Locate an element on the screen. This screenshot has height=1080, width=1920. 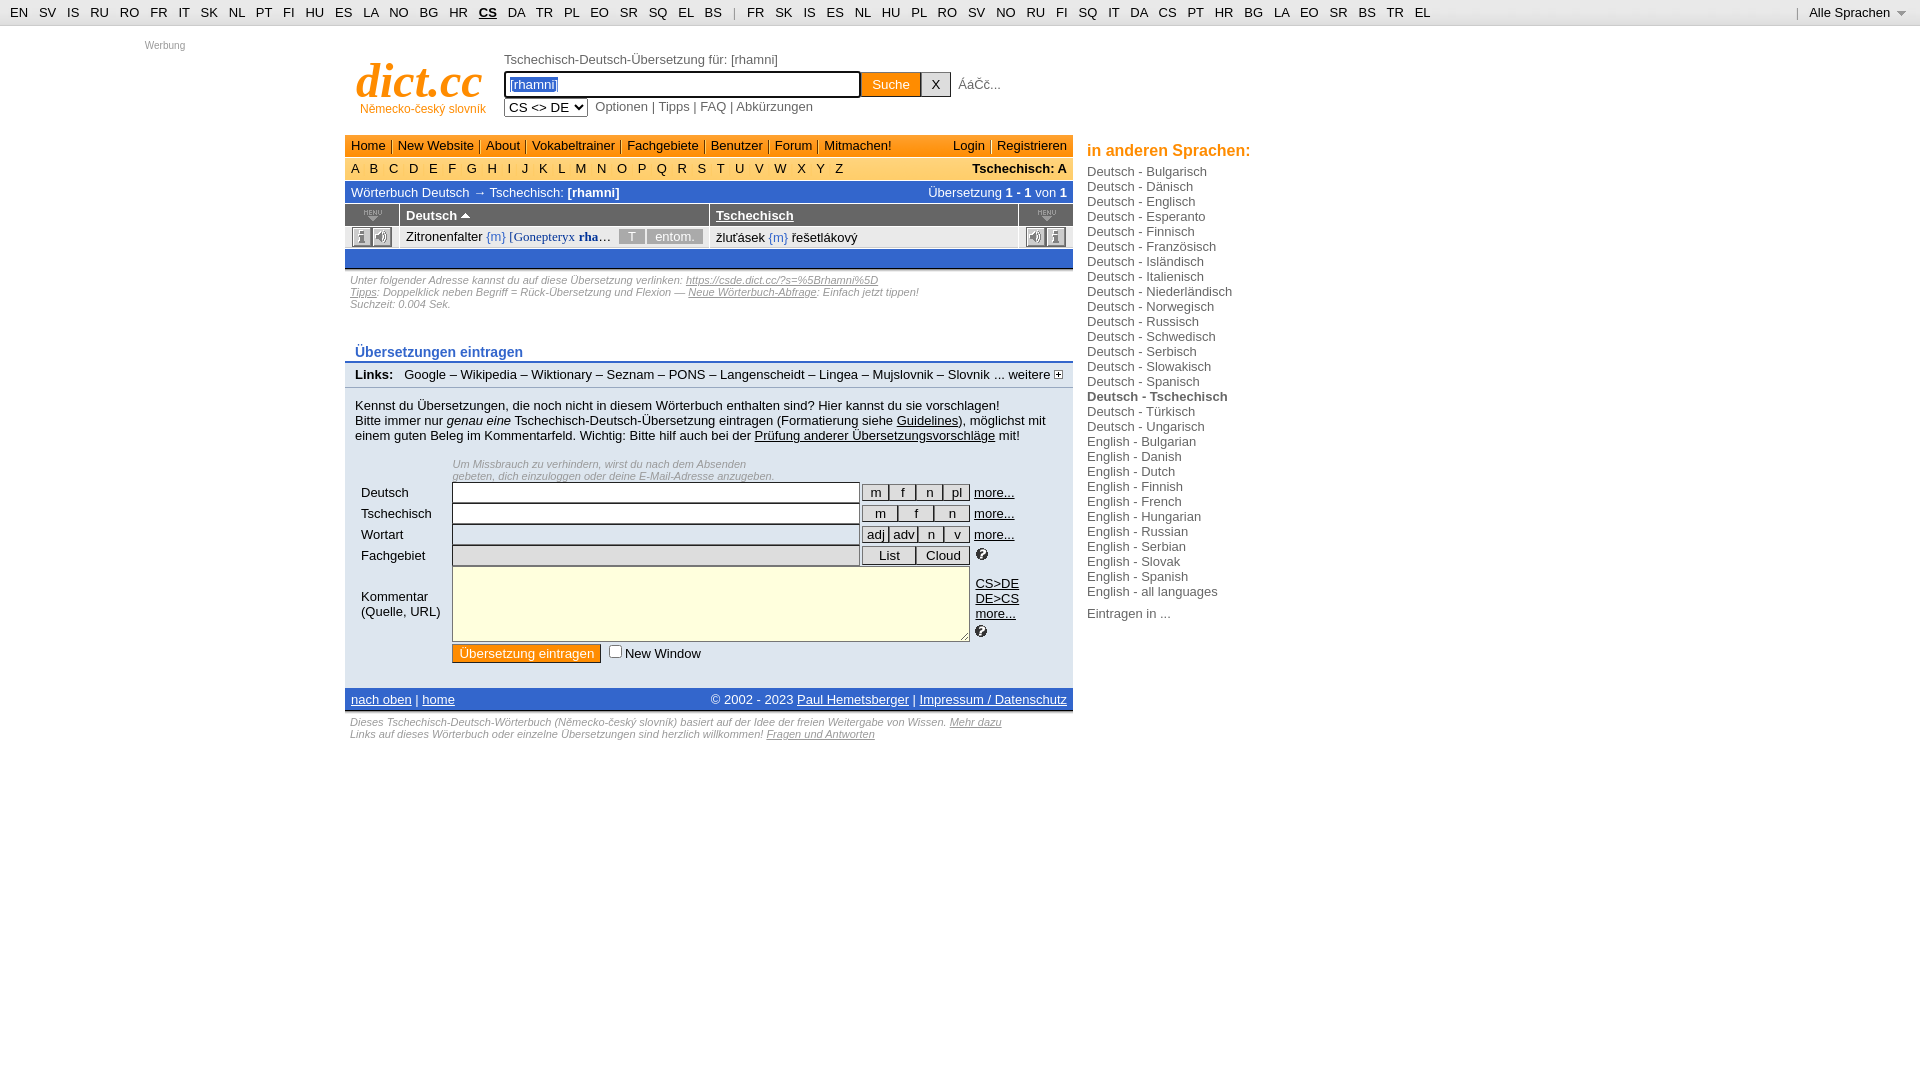
'CS' is located at coordinates (1166, 12).